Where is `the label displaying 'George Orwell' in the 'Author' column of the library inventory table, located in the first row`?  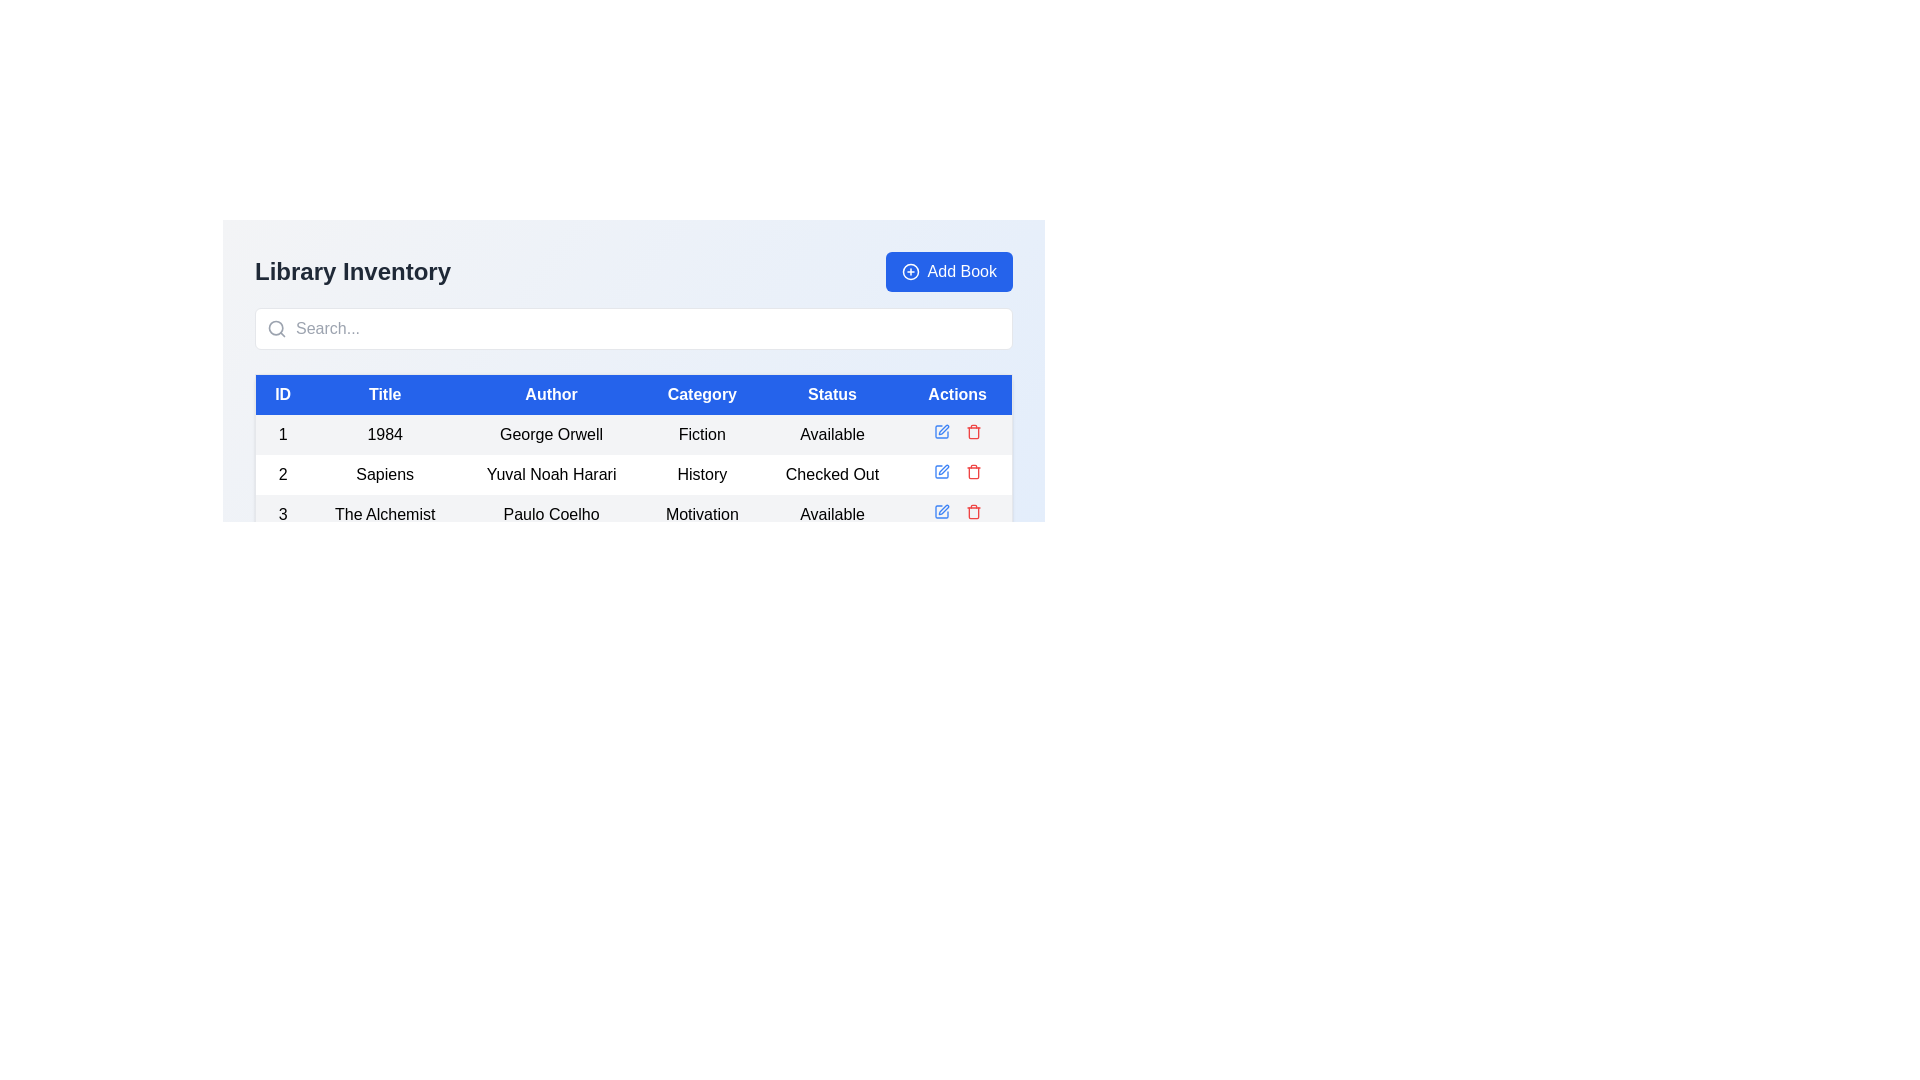 the label displaying 'George Orwell' in the 'Author' column of the library inventory table, located in the first row is located at coordinates (551, 434).